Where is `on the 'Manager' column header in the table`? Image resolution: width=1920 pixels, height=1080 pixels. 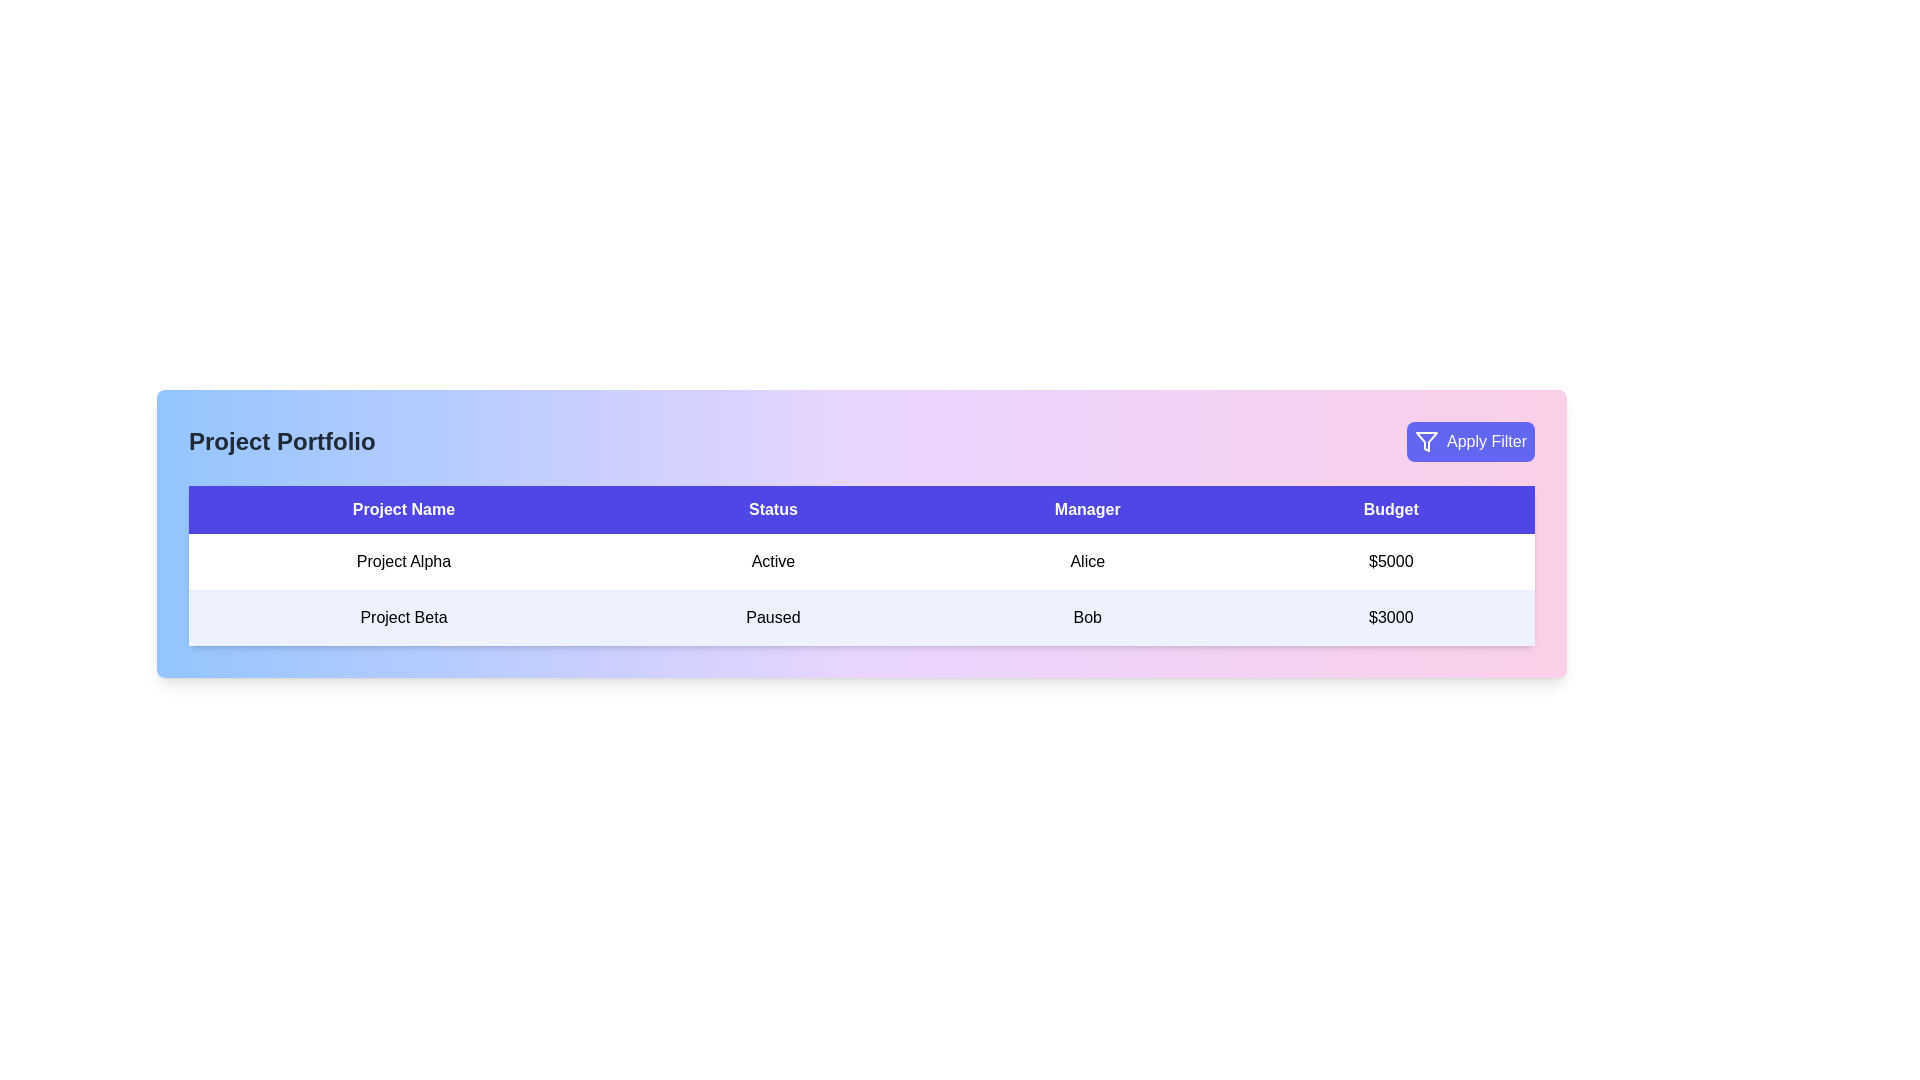 on the 'Manager' column header in the table is located at coordinates (1086, 508).